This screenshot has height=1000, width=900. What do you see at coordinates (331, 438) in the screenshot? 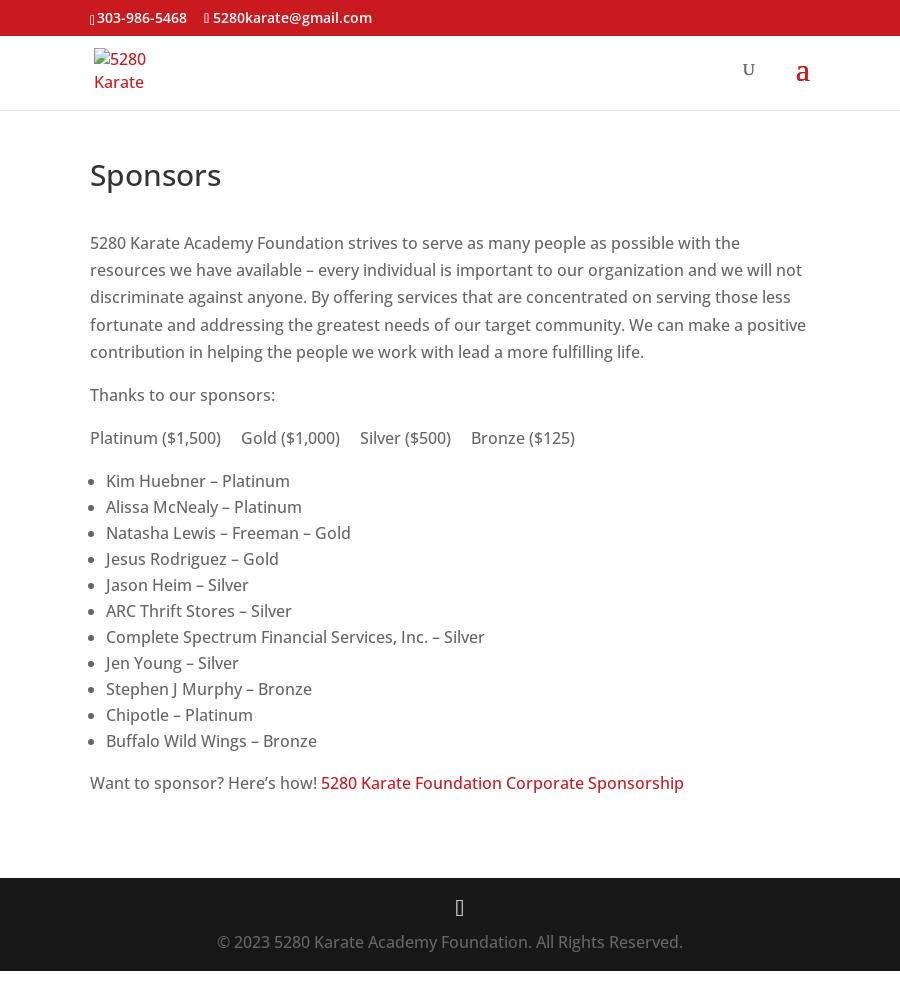
I see `'Platinum ($1,500)     Gold ($1,000)     Silver ($500)     Bronze ($125)'` at bounding box center [331, 438].